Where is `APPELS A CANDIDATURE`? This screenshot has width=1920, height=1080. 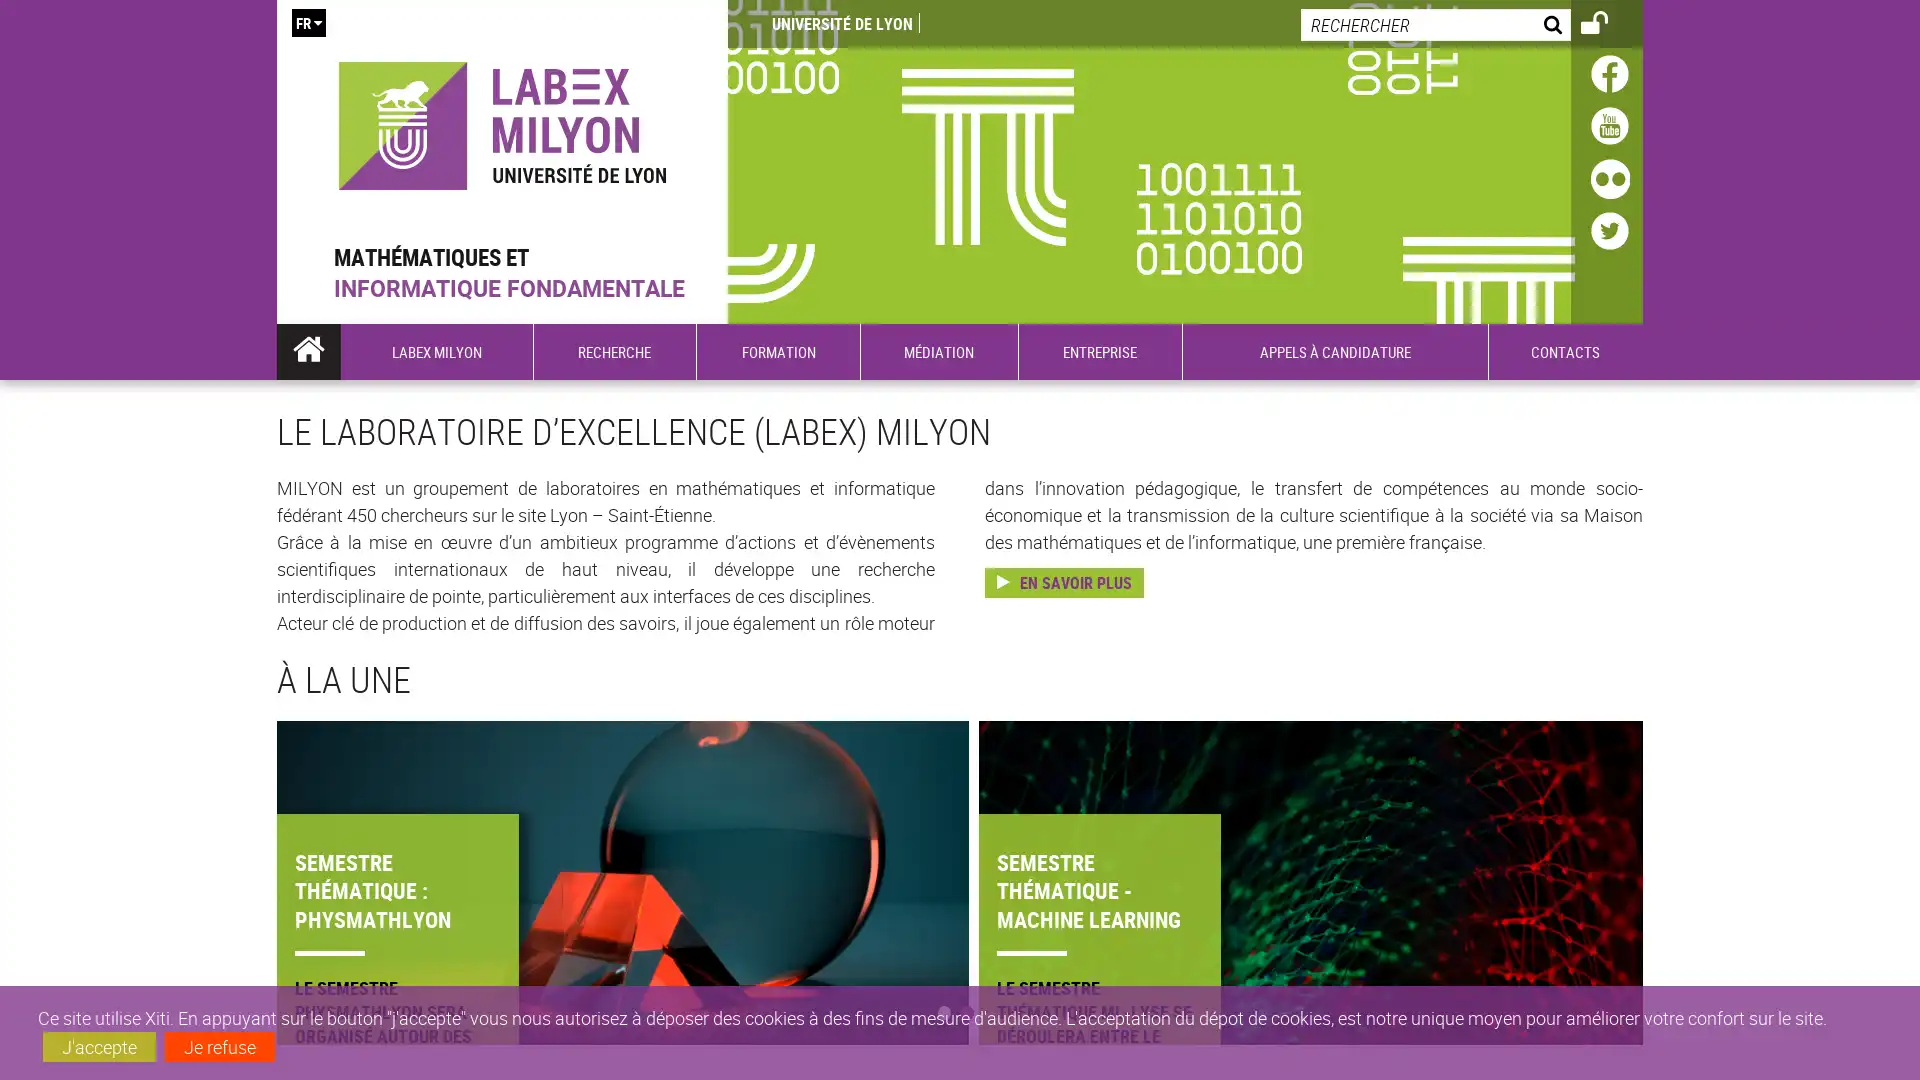 APPELS A CANDIDATURE is located at coordinates (1334, 350).